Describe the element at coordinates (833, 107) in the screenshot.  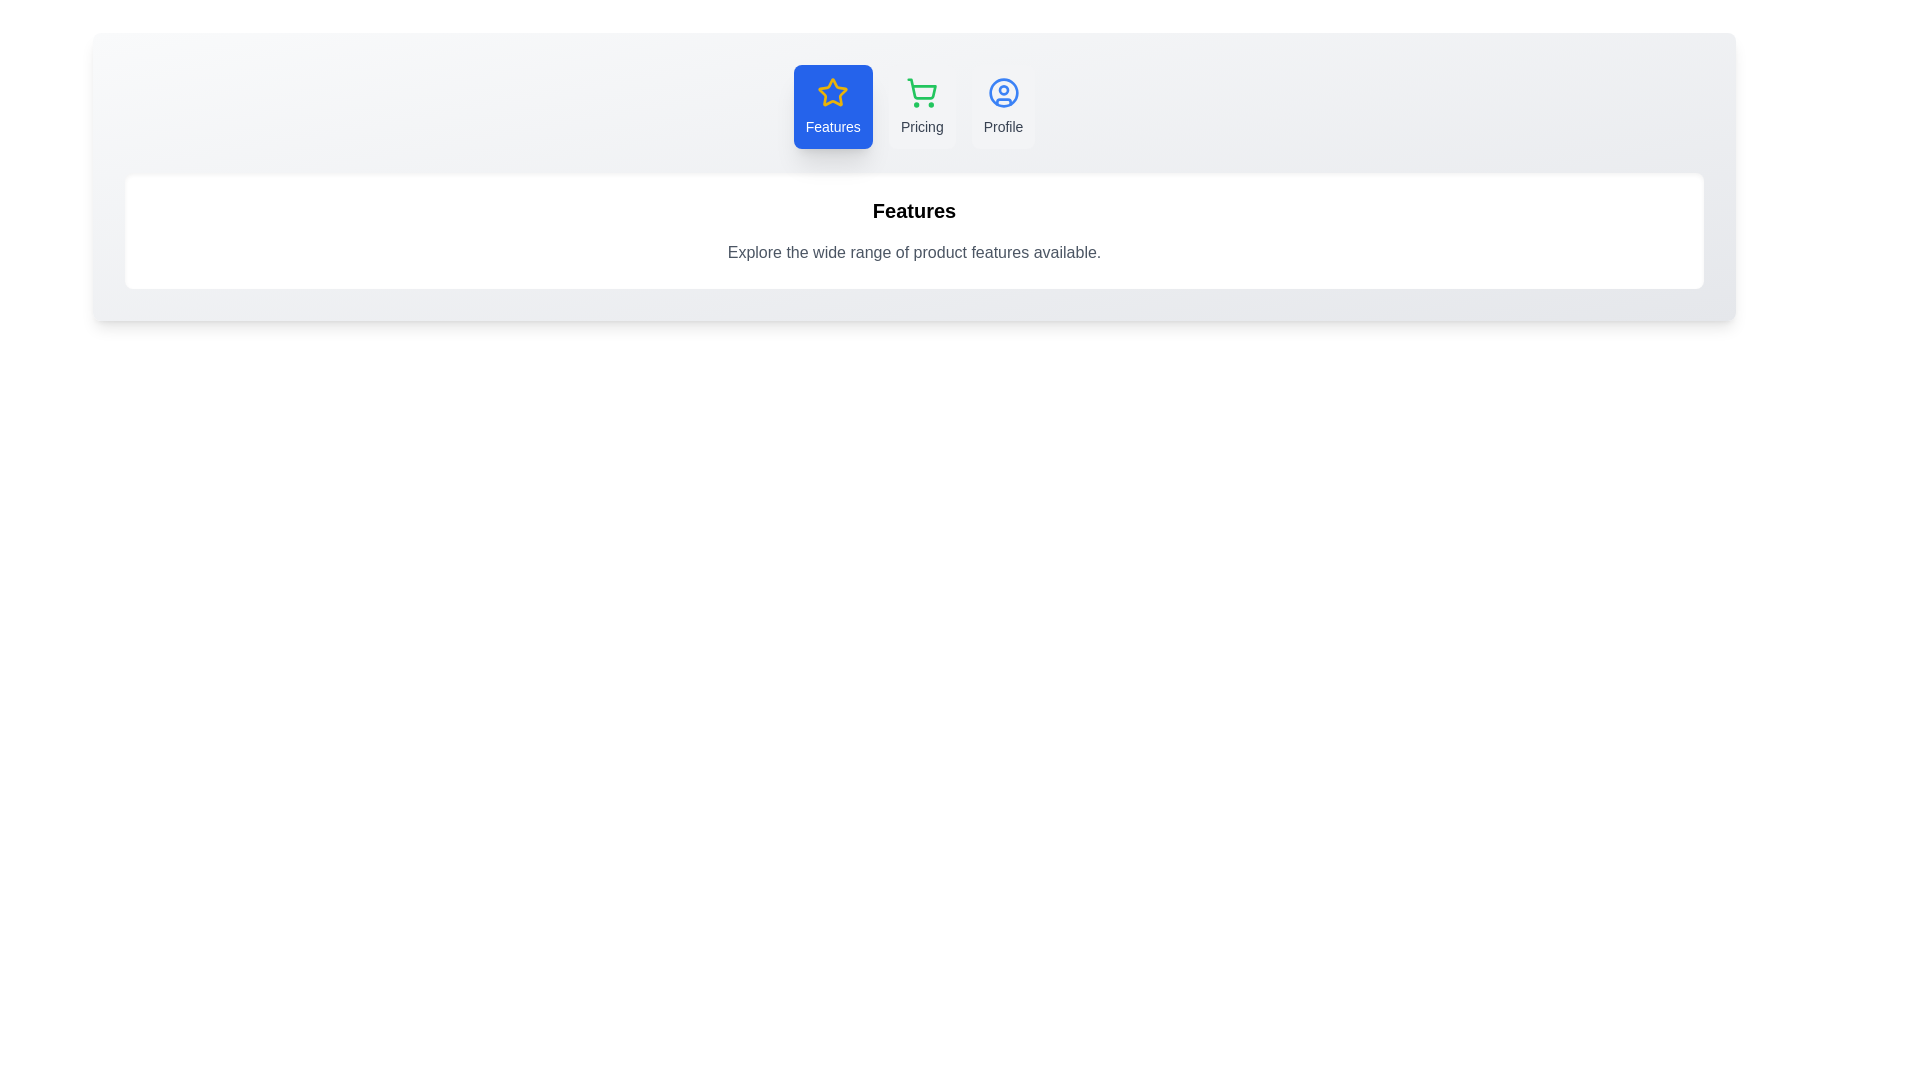
I see `the tab labeled Features to inspect its hover effect` at that location.